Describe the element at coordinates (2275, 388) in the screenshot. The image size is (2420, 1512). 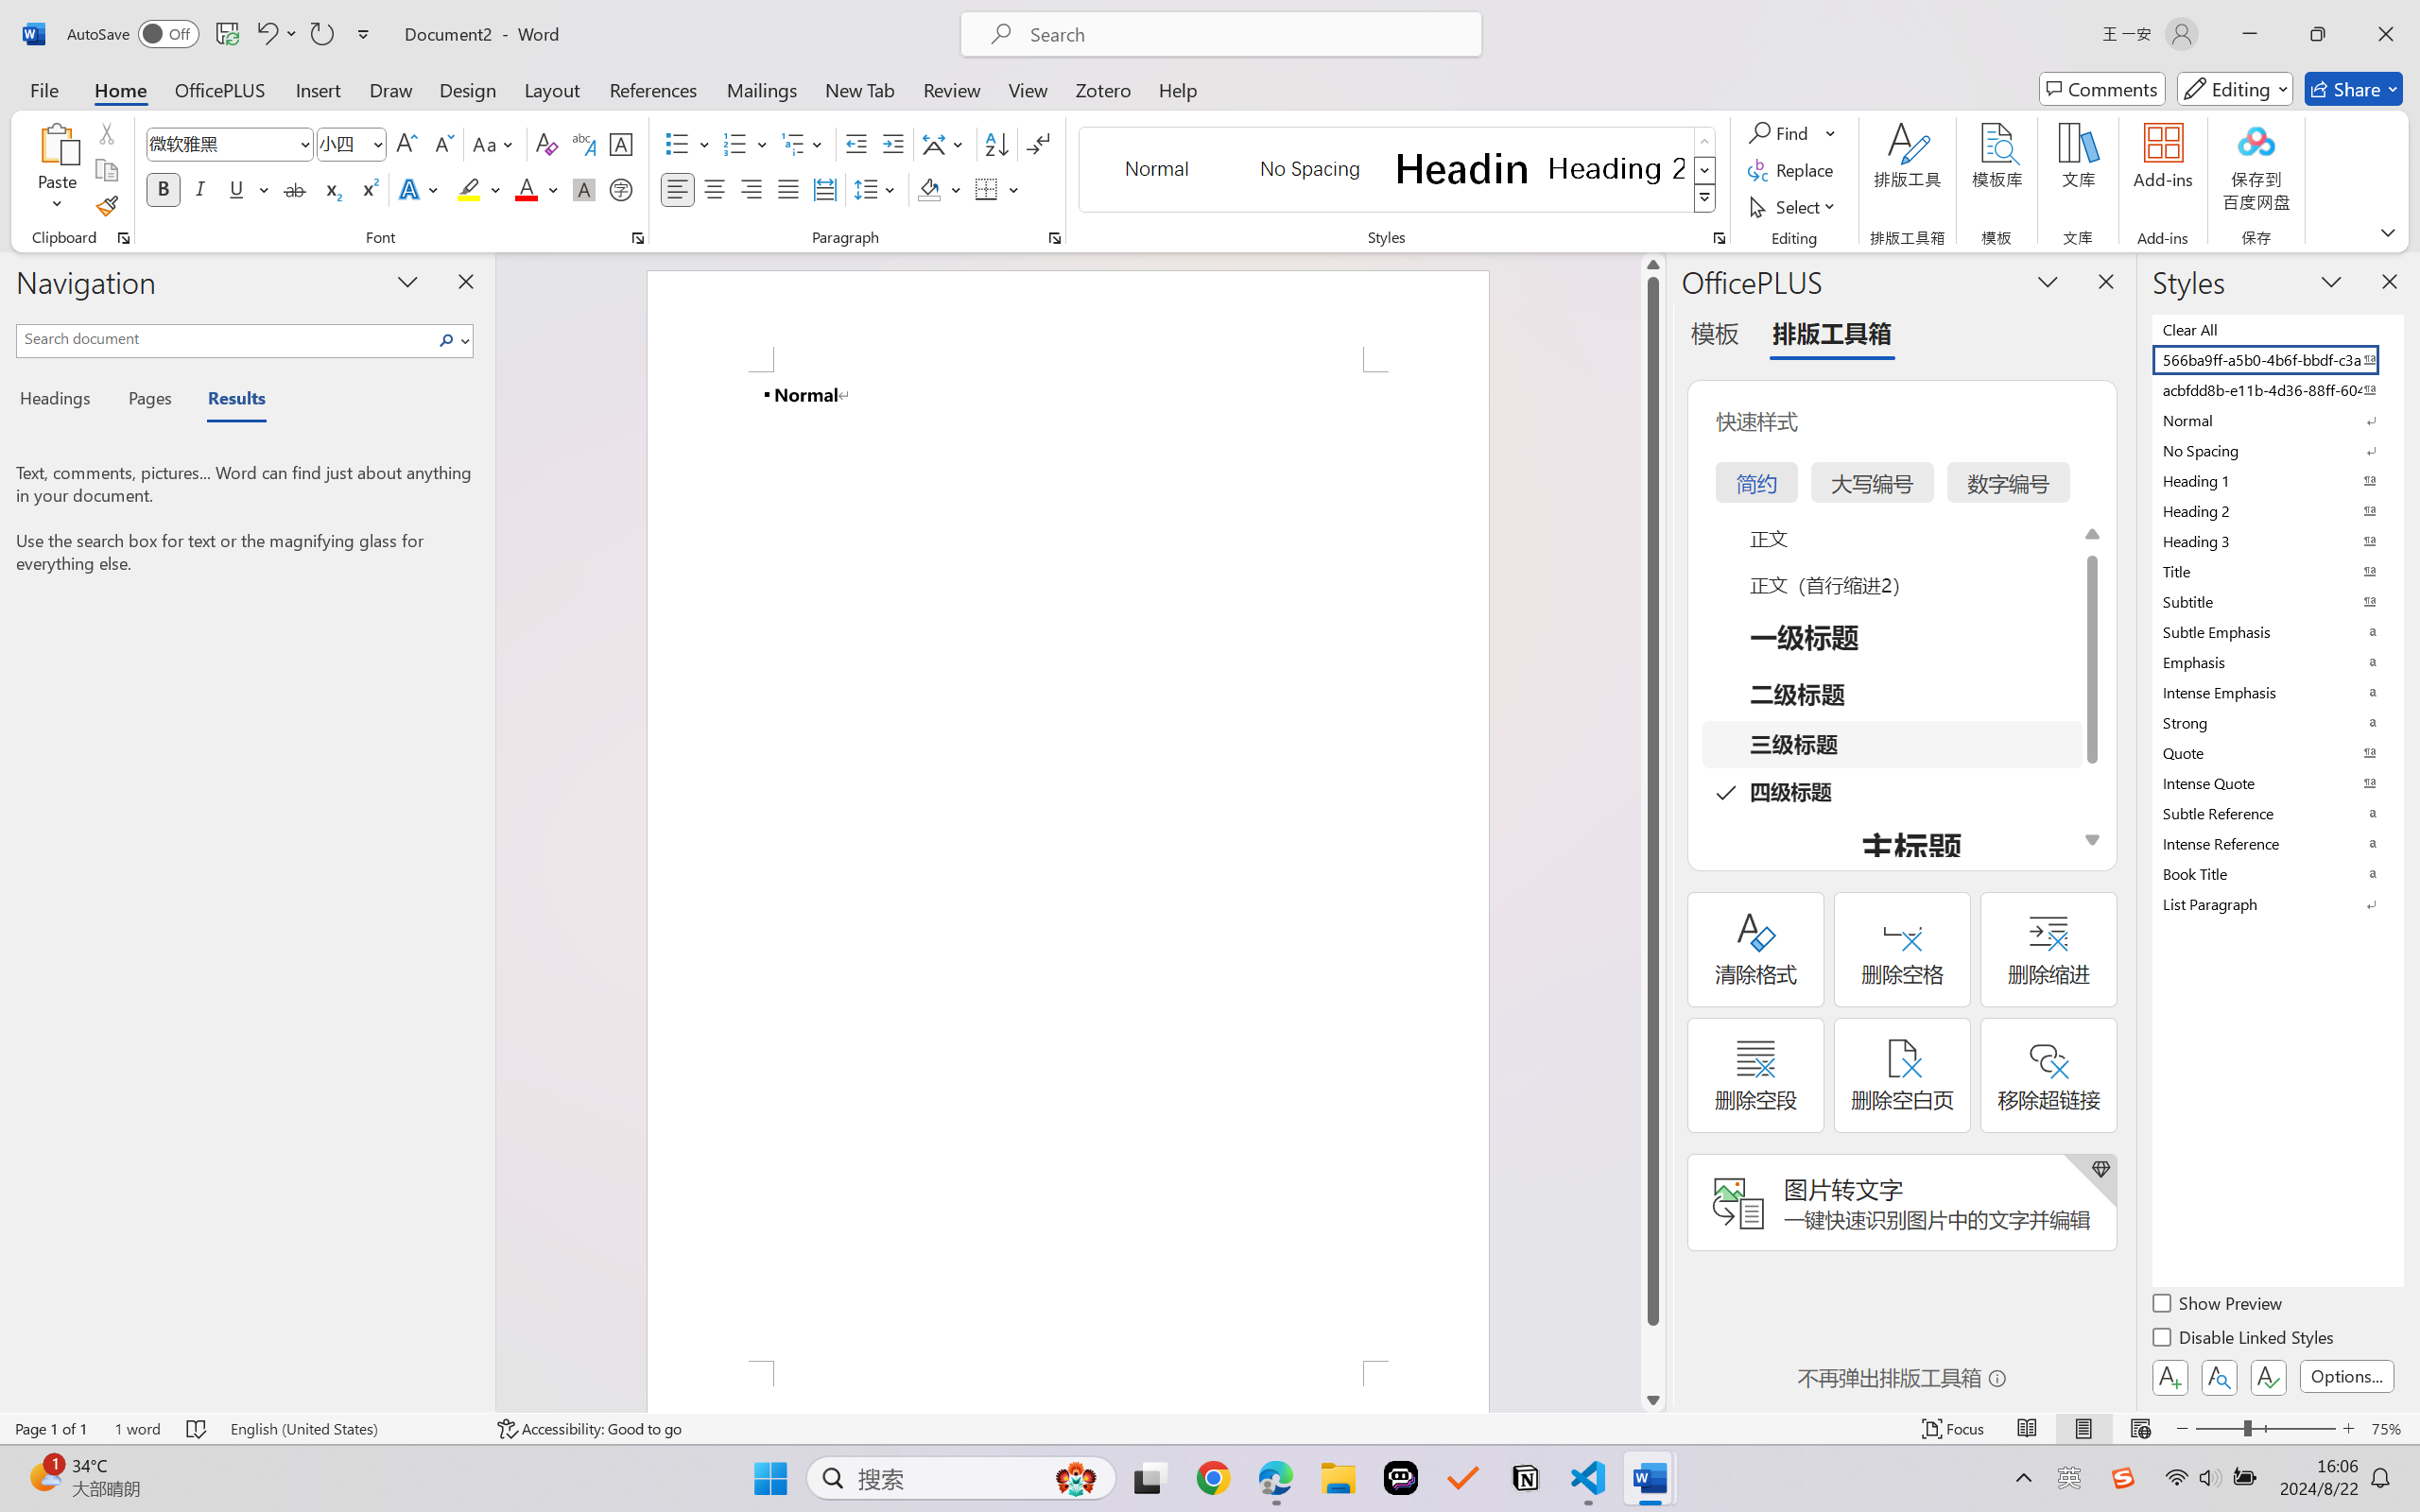
I see `'acbfdd8b-e11b-4d36-88ff-6049b138f862'` at that location.